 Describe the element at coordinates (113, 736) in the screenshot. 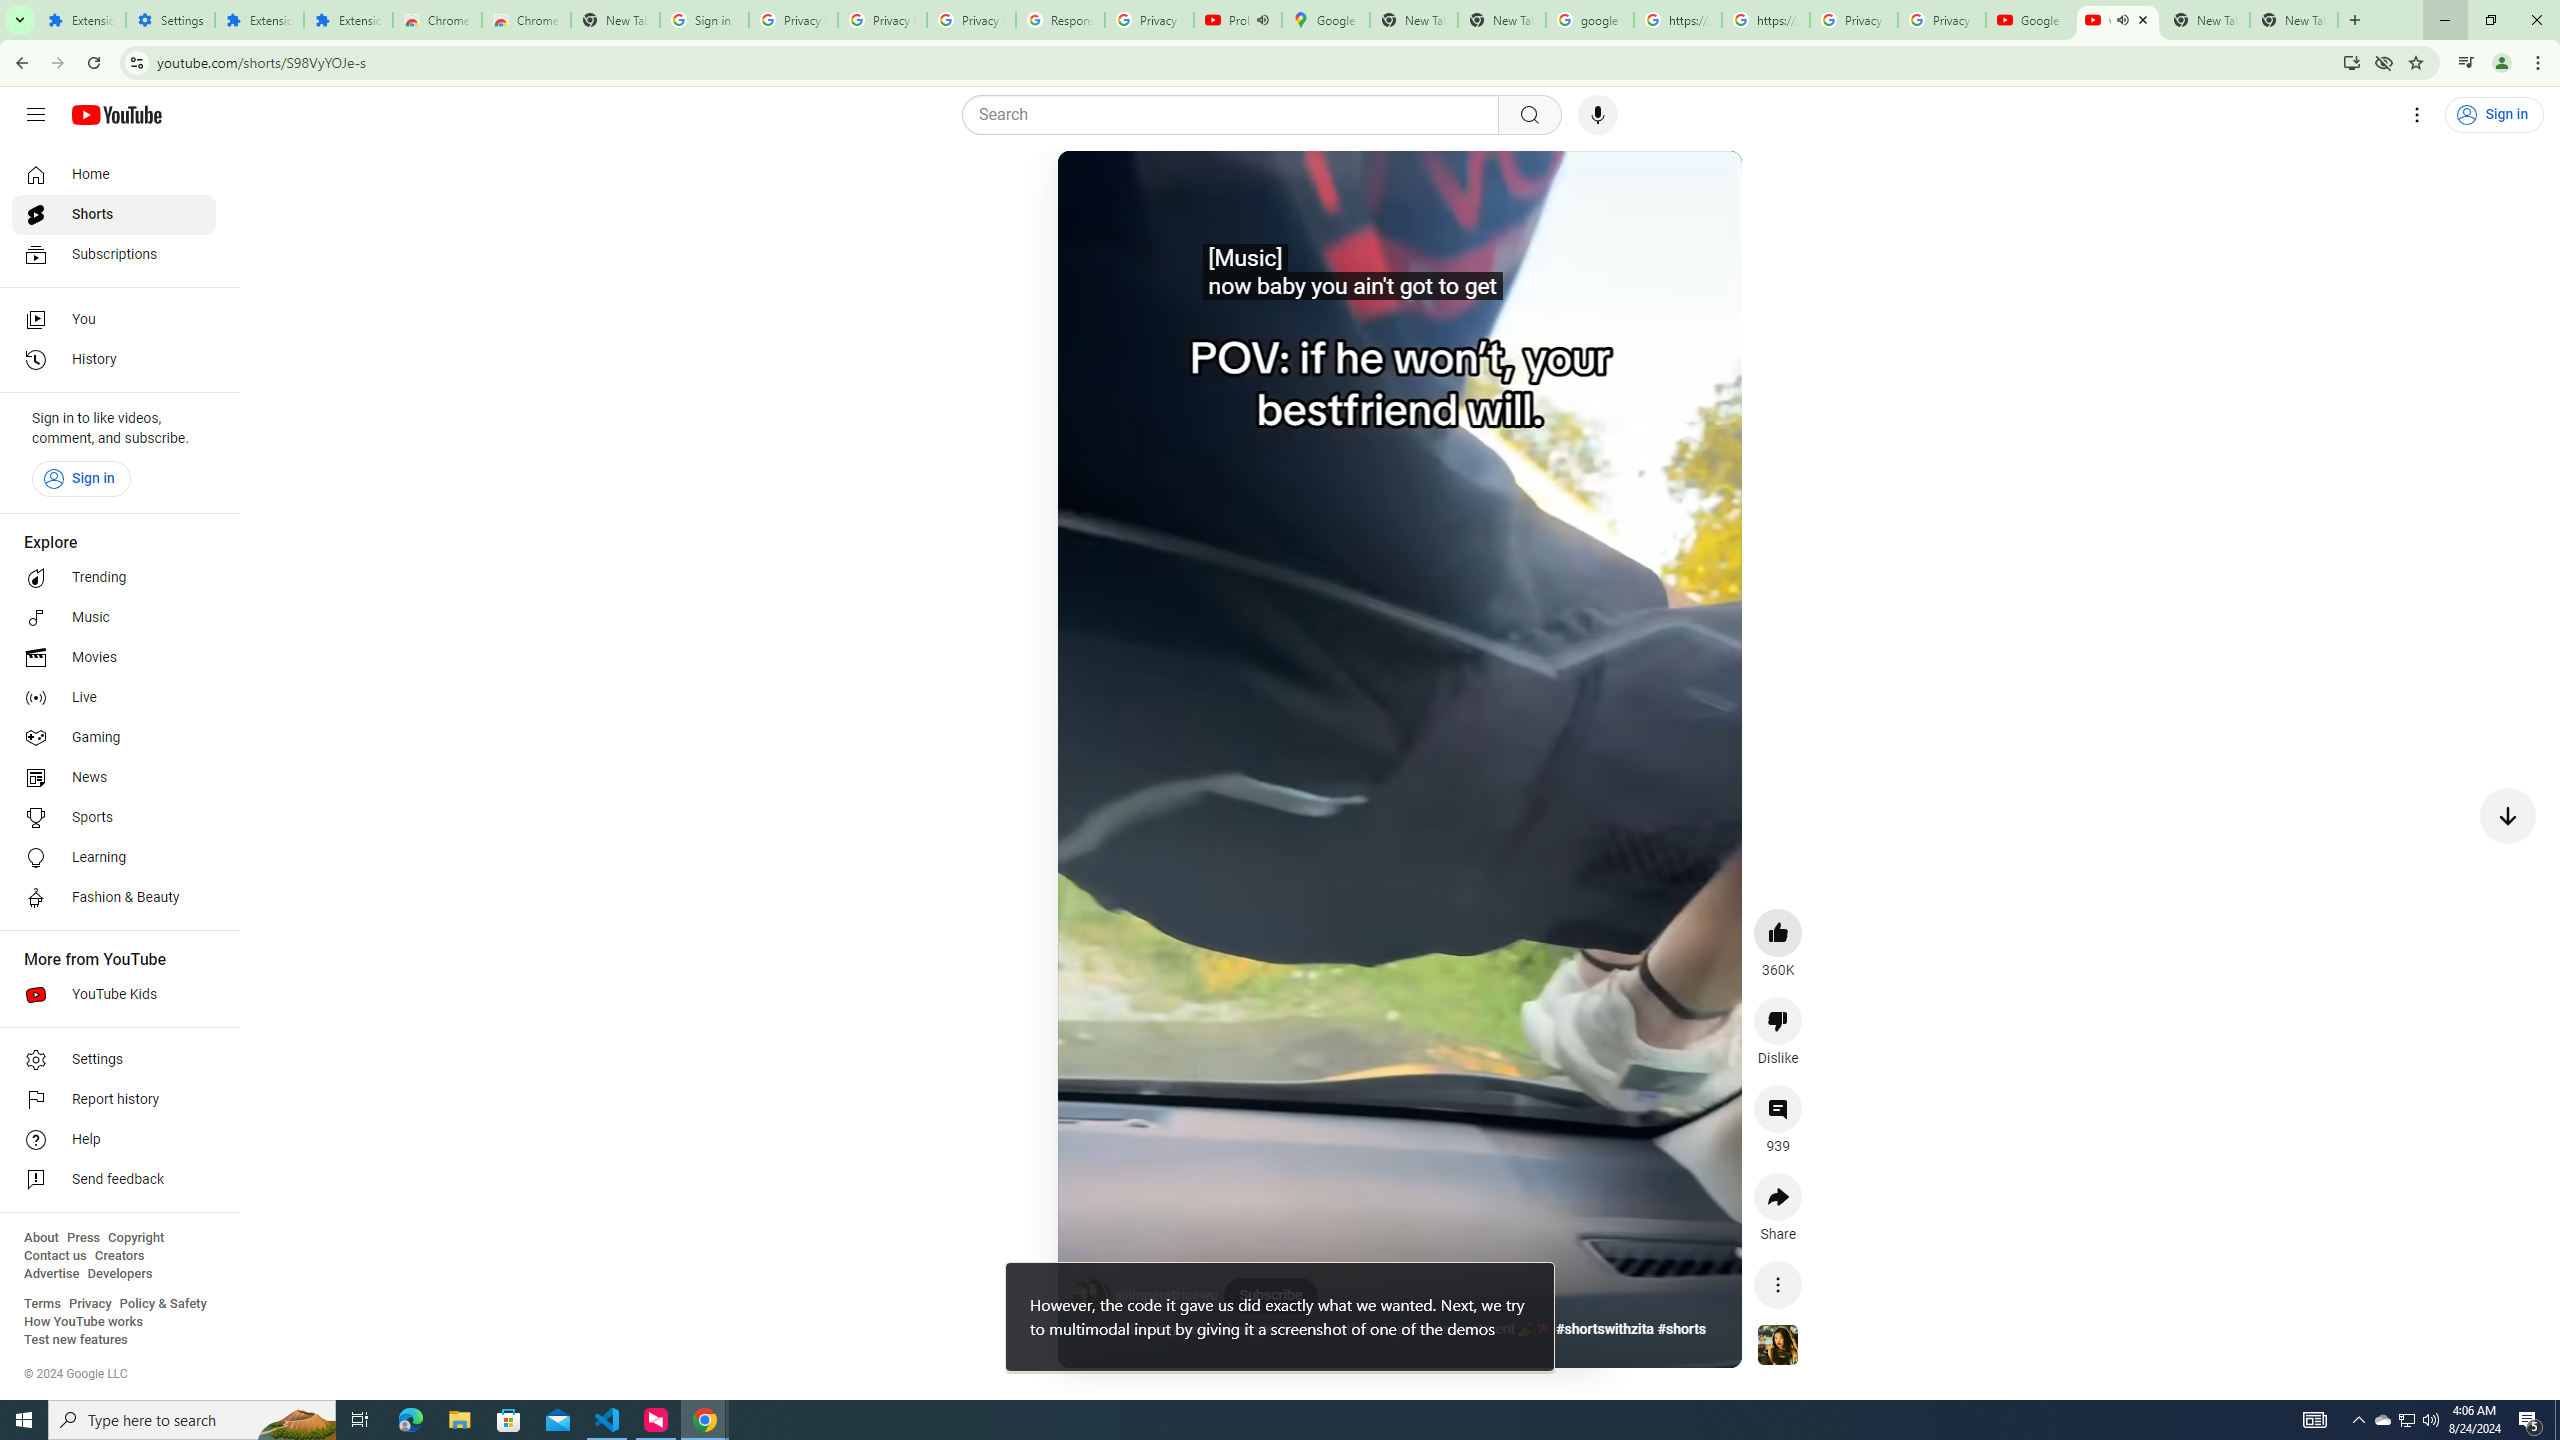

I see `'Gaming'` at that location.